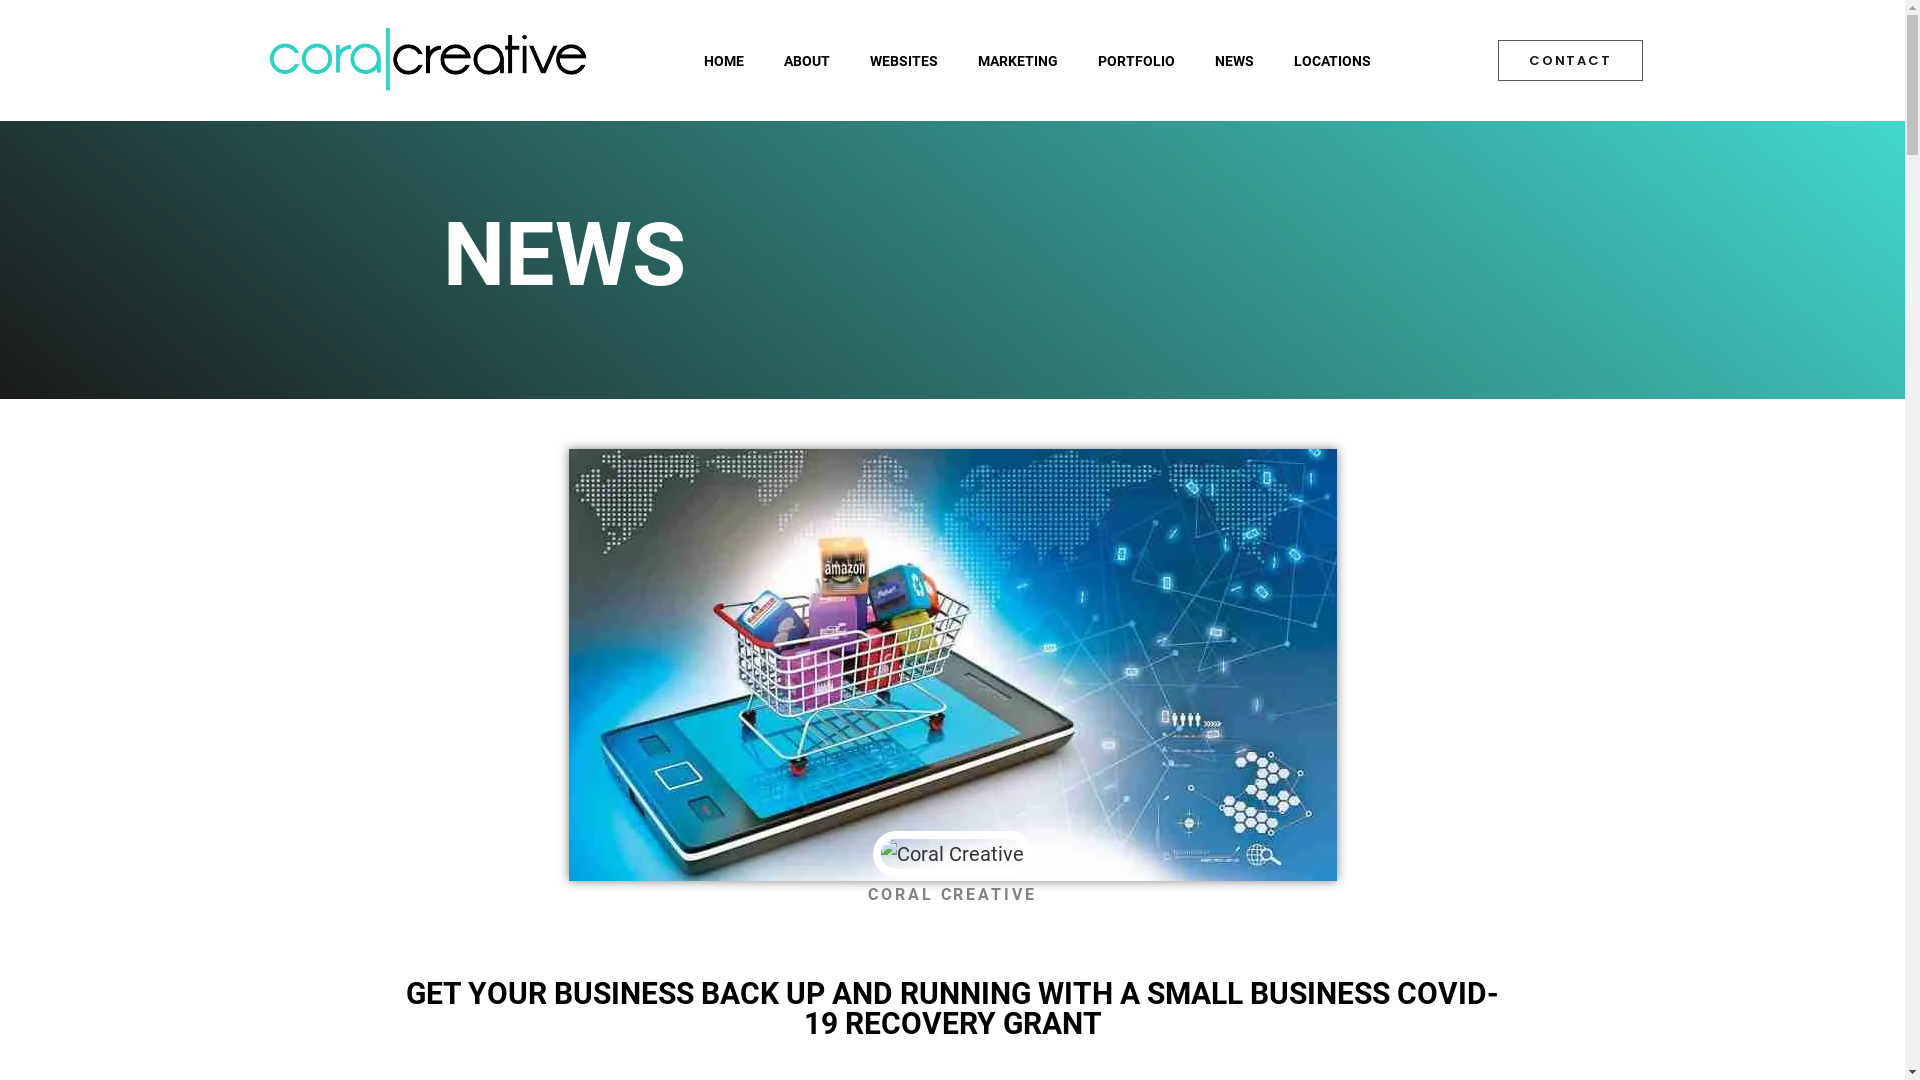  What do you see at coordinates (806, 60) in the screenshot?
I see `'ABOUT'` at bounding box center [806, 60].